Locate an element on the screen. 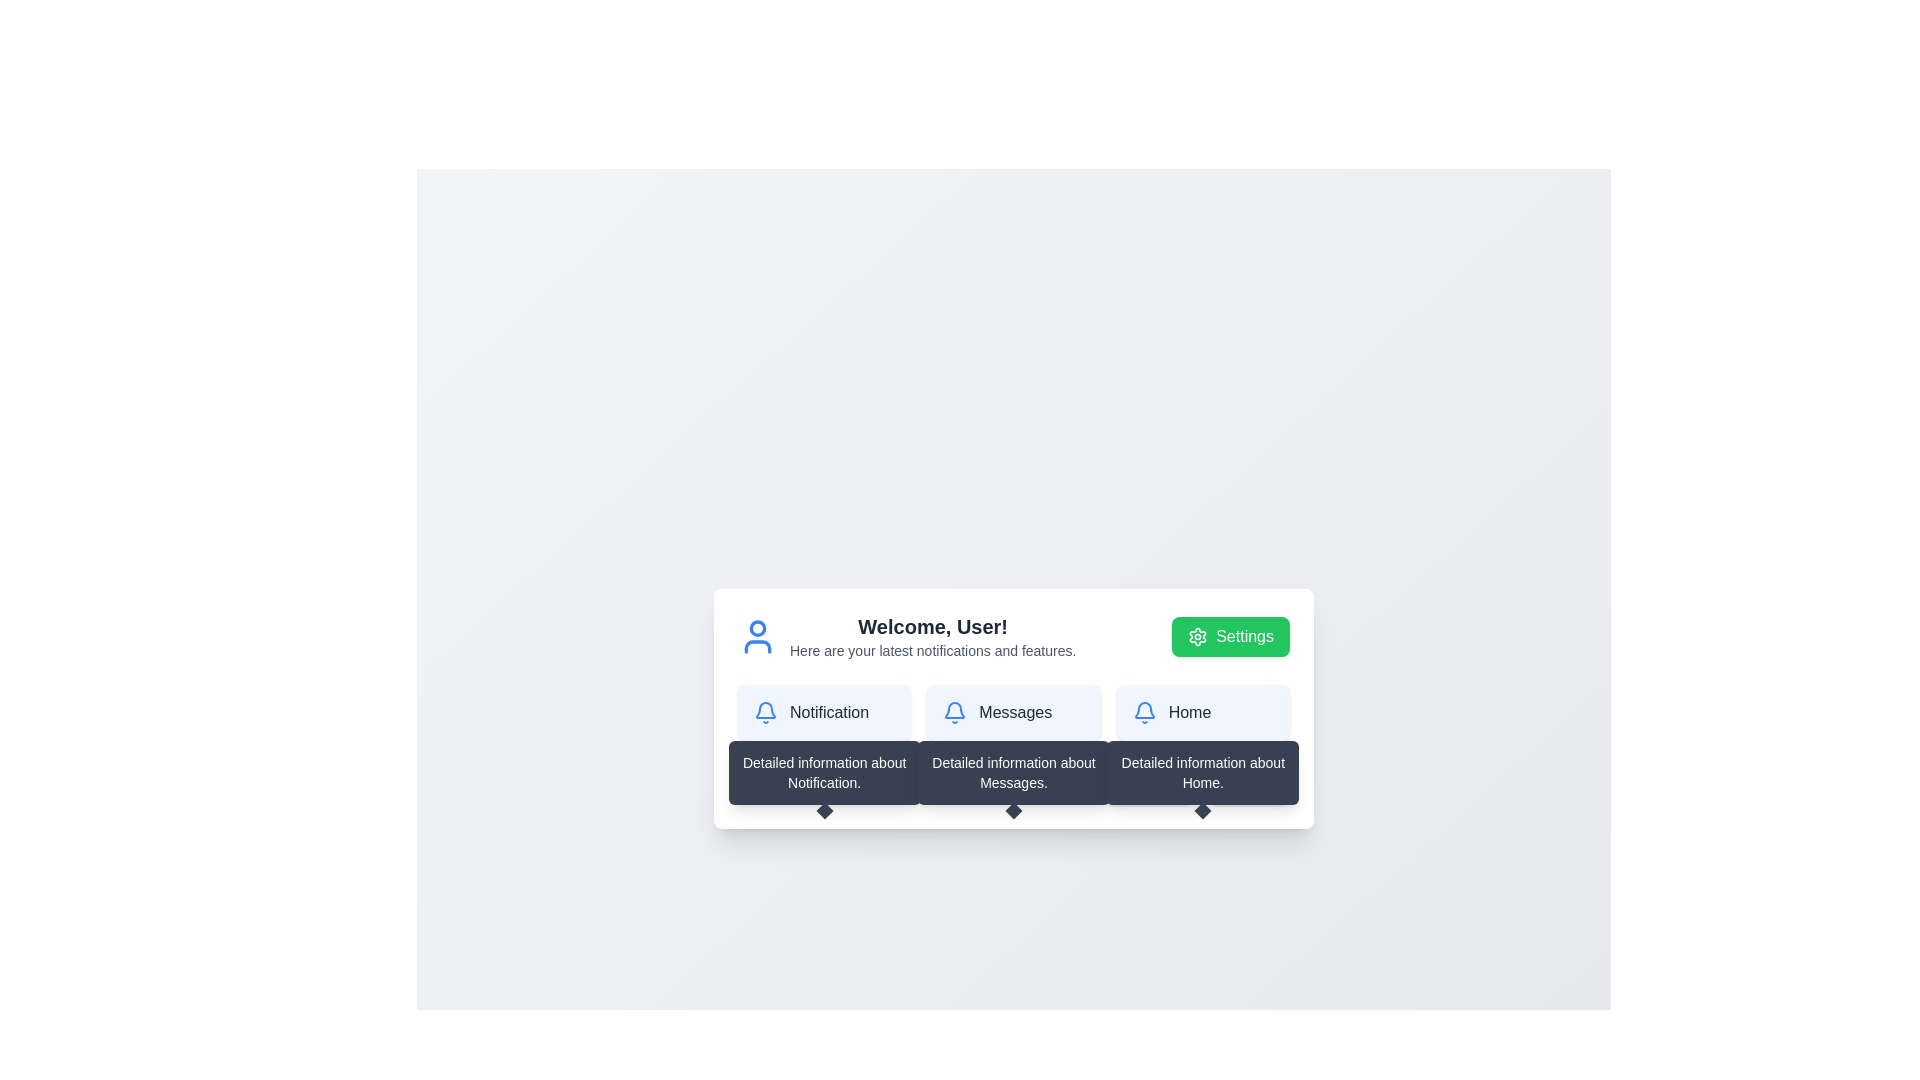  the text label that provides context or identification for its section, located to the right of a bell icon in a horizontal group of three items is located at coordinates (829, 712).